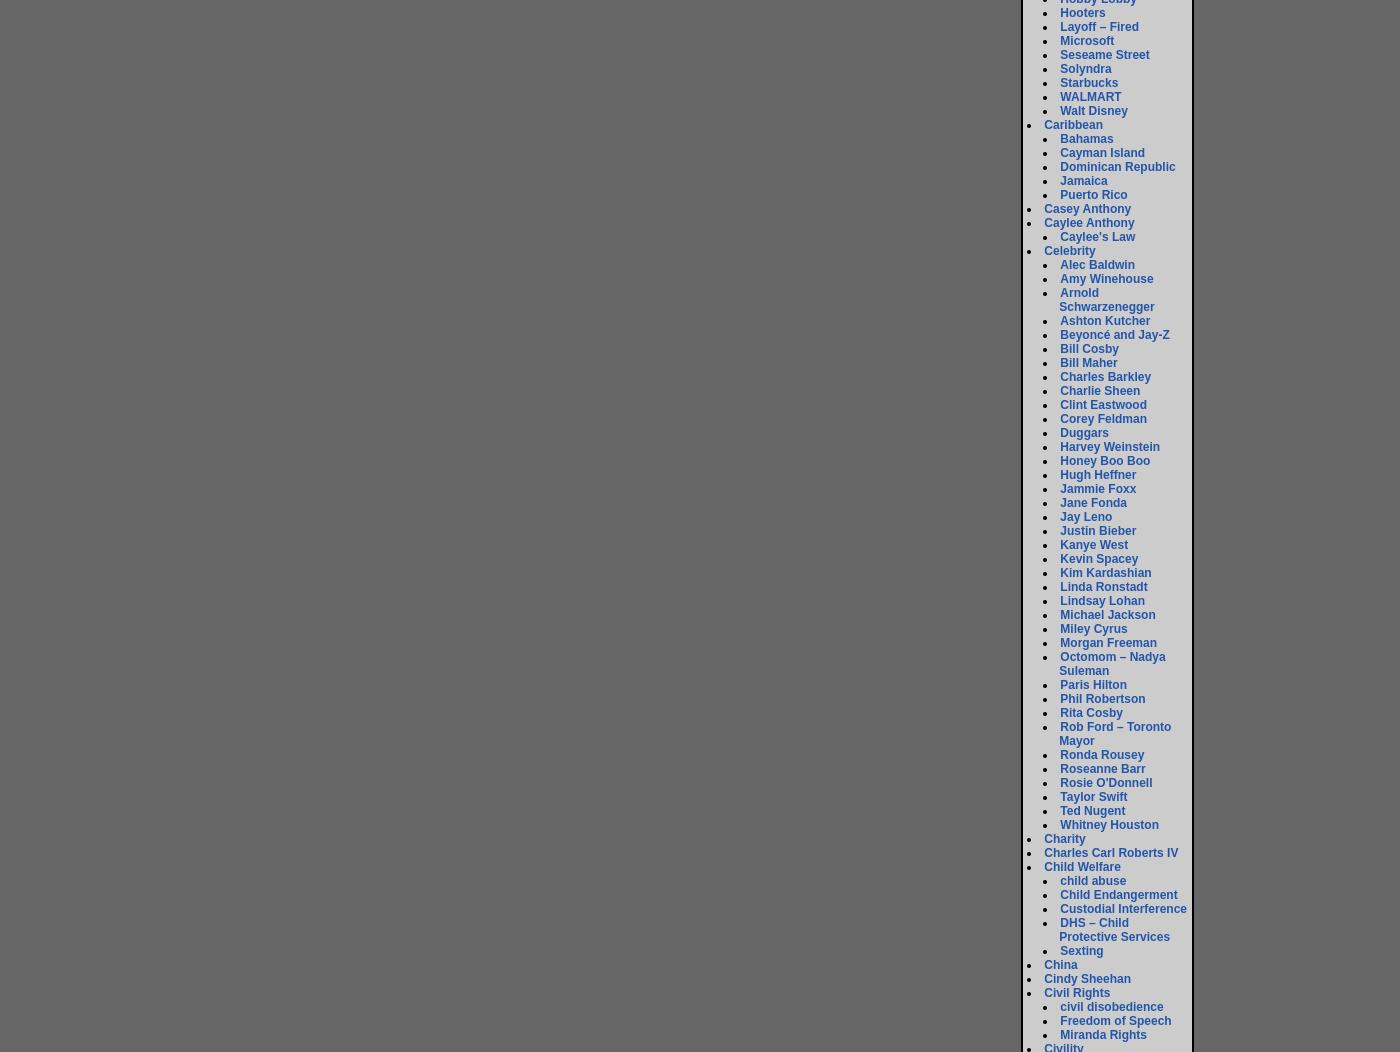 The height and width of the screenshot is (1052, 1400). Describe the element at coordinates (1059, 236) in the screenshot. I see `'Caylee's Law'` at that location.